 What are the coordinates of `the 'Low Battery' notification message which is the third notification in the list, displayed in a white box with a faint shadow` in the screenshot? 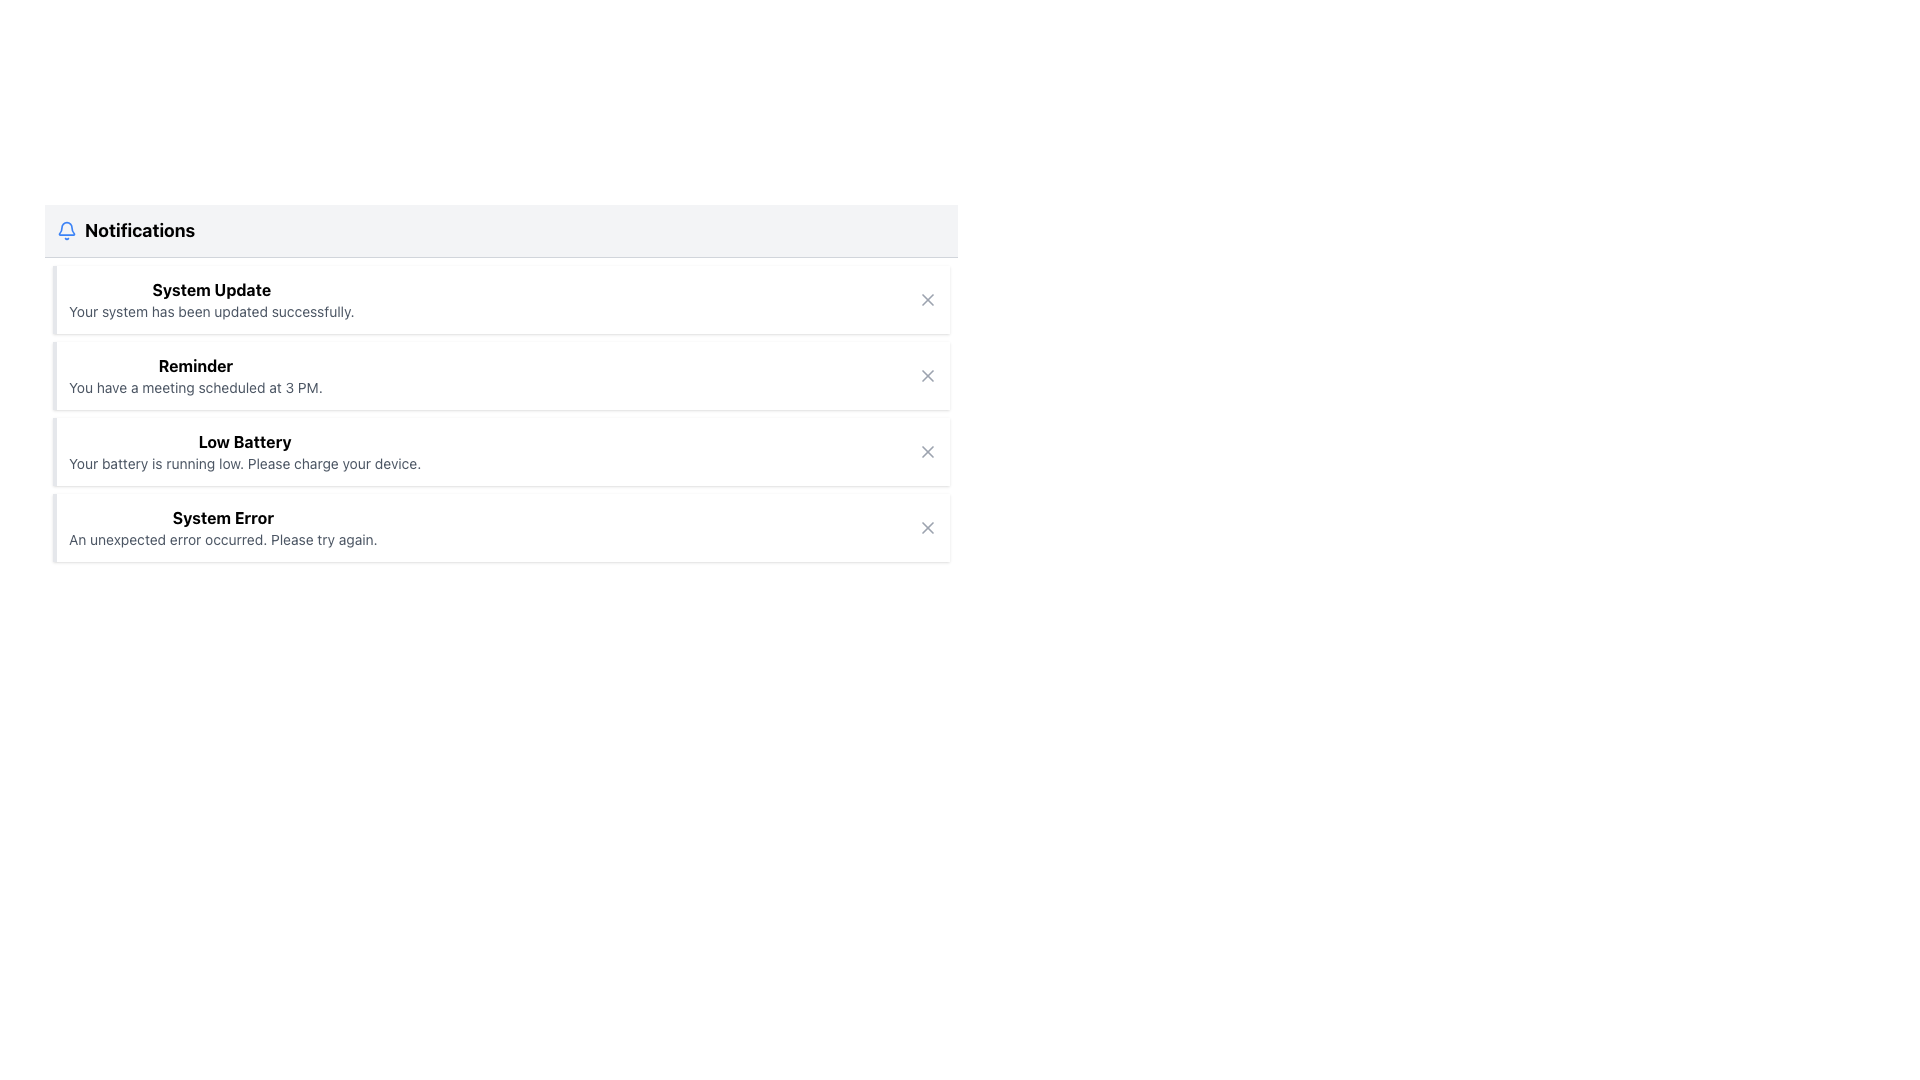 It's located at (244, 451).